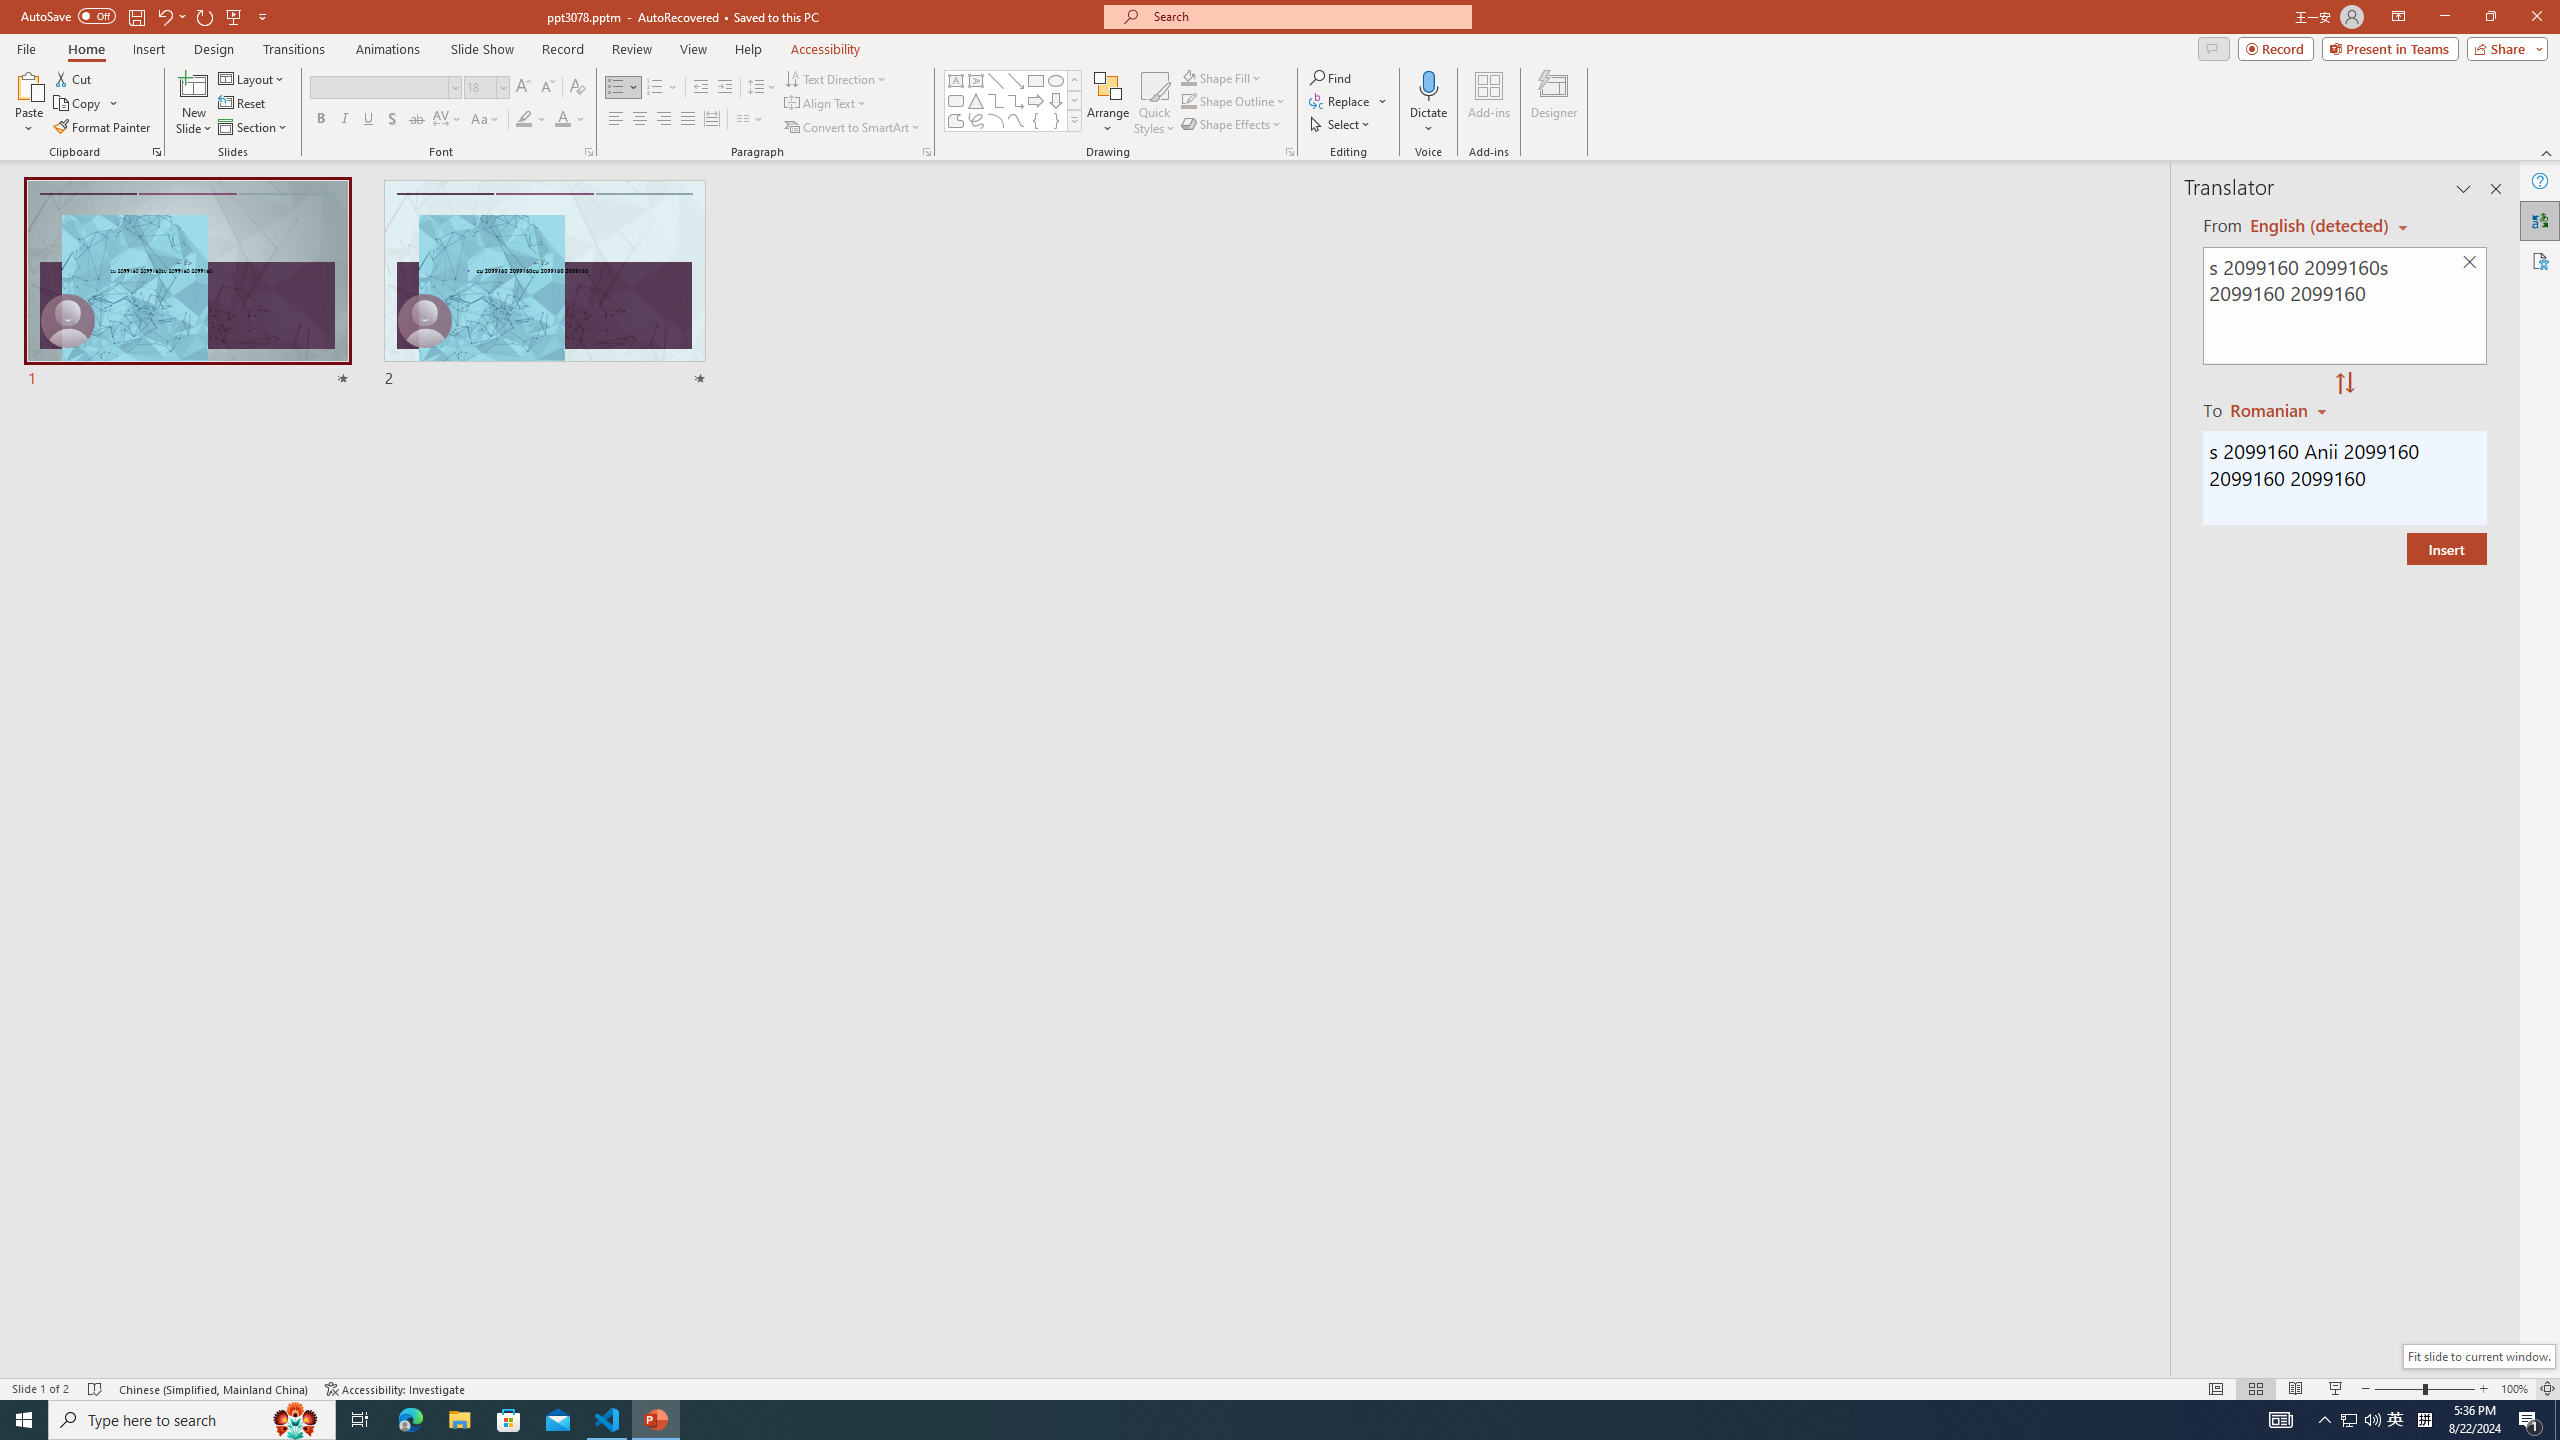  I want to click on 'Zoom 100%', so click(2515, 1389).